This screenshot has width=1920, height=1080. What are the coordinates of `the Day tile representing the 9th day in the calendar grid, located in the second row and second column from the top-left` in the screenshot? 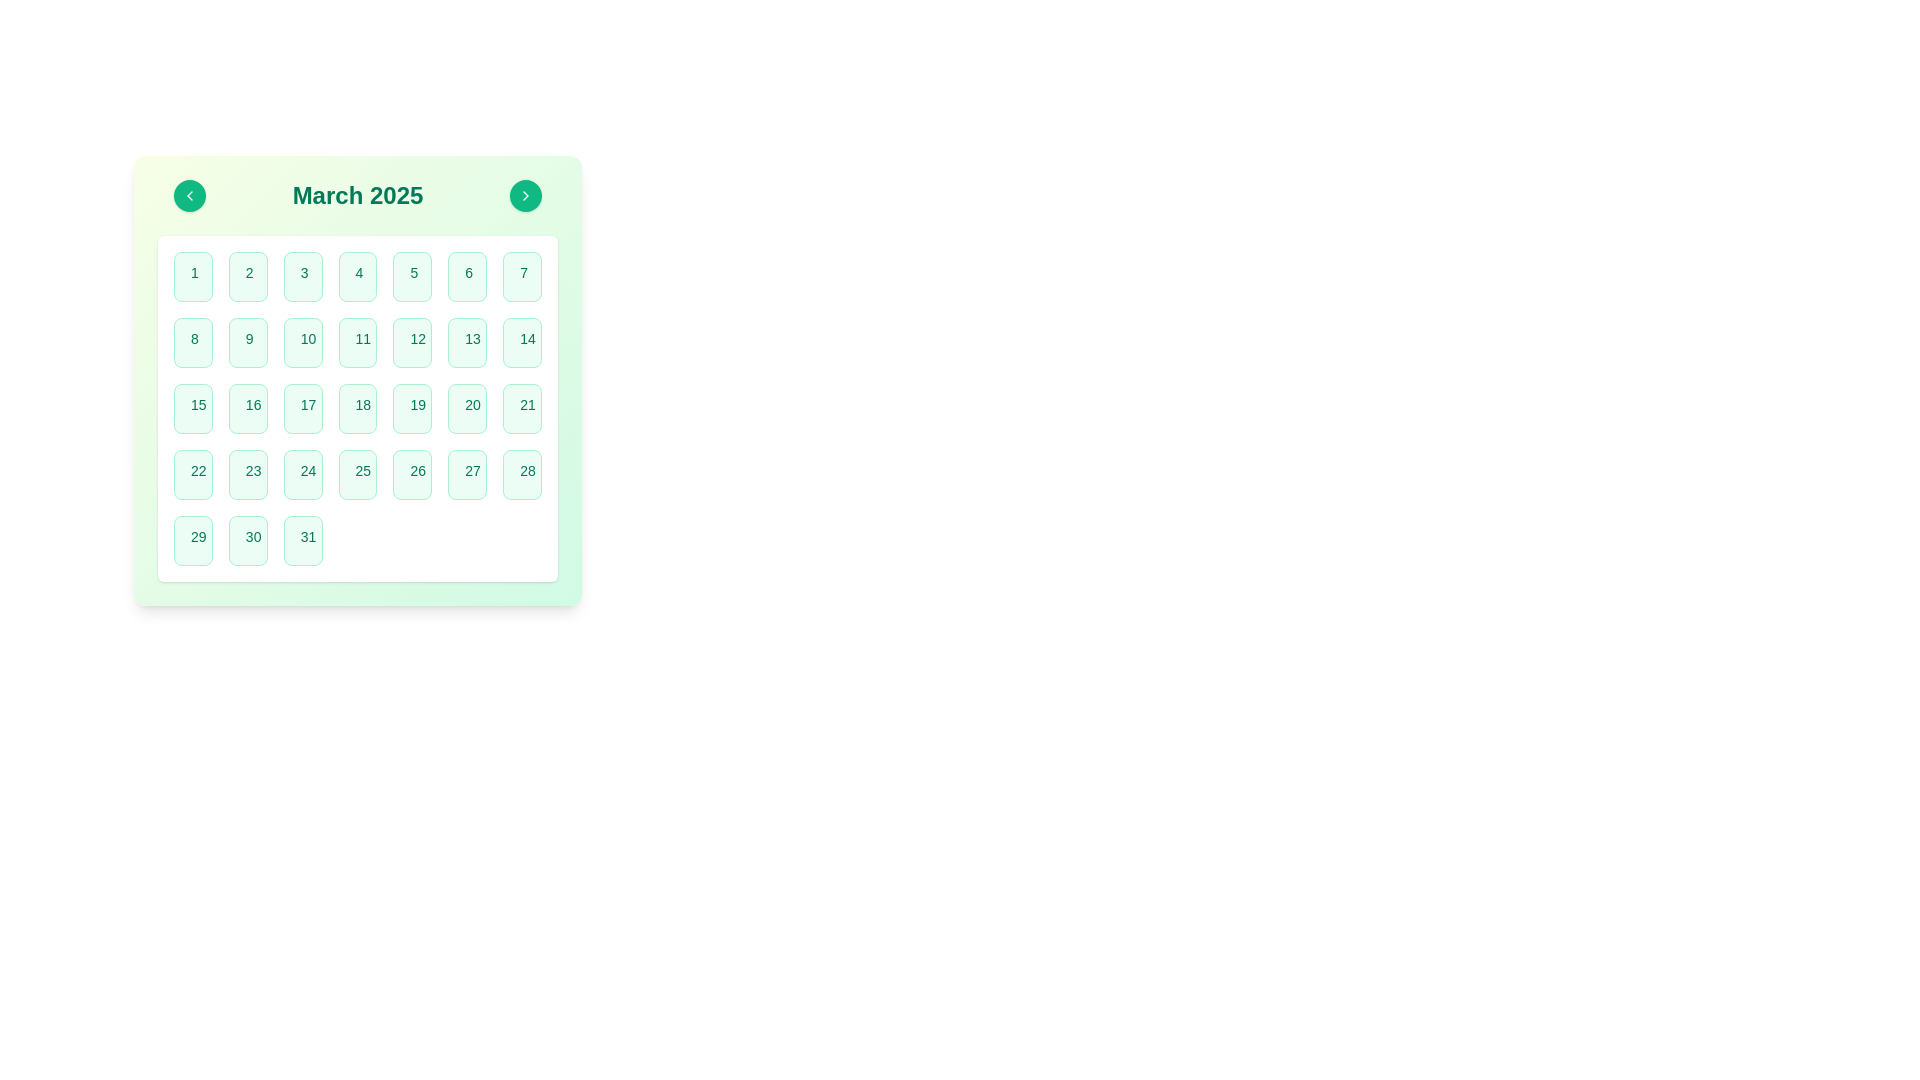 It's located at (247, 342).